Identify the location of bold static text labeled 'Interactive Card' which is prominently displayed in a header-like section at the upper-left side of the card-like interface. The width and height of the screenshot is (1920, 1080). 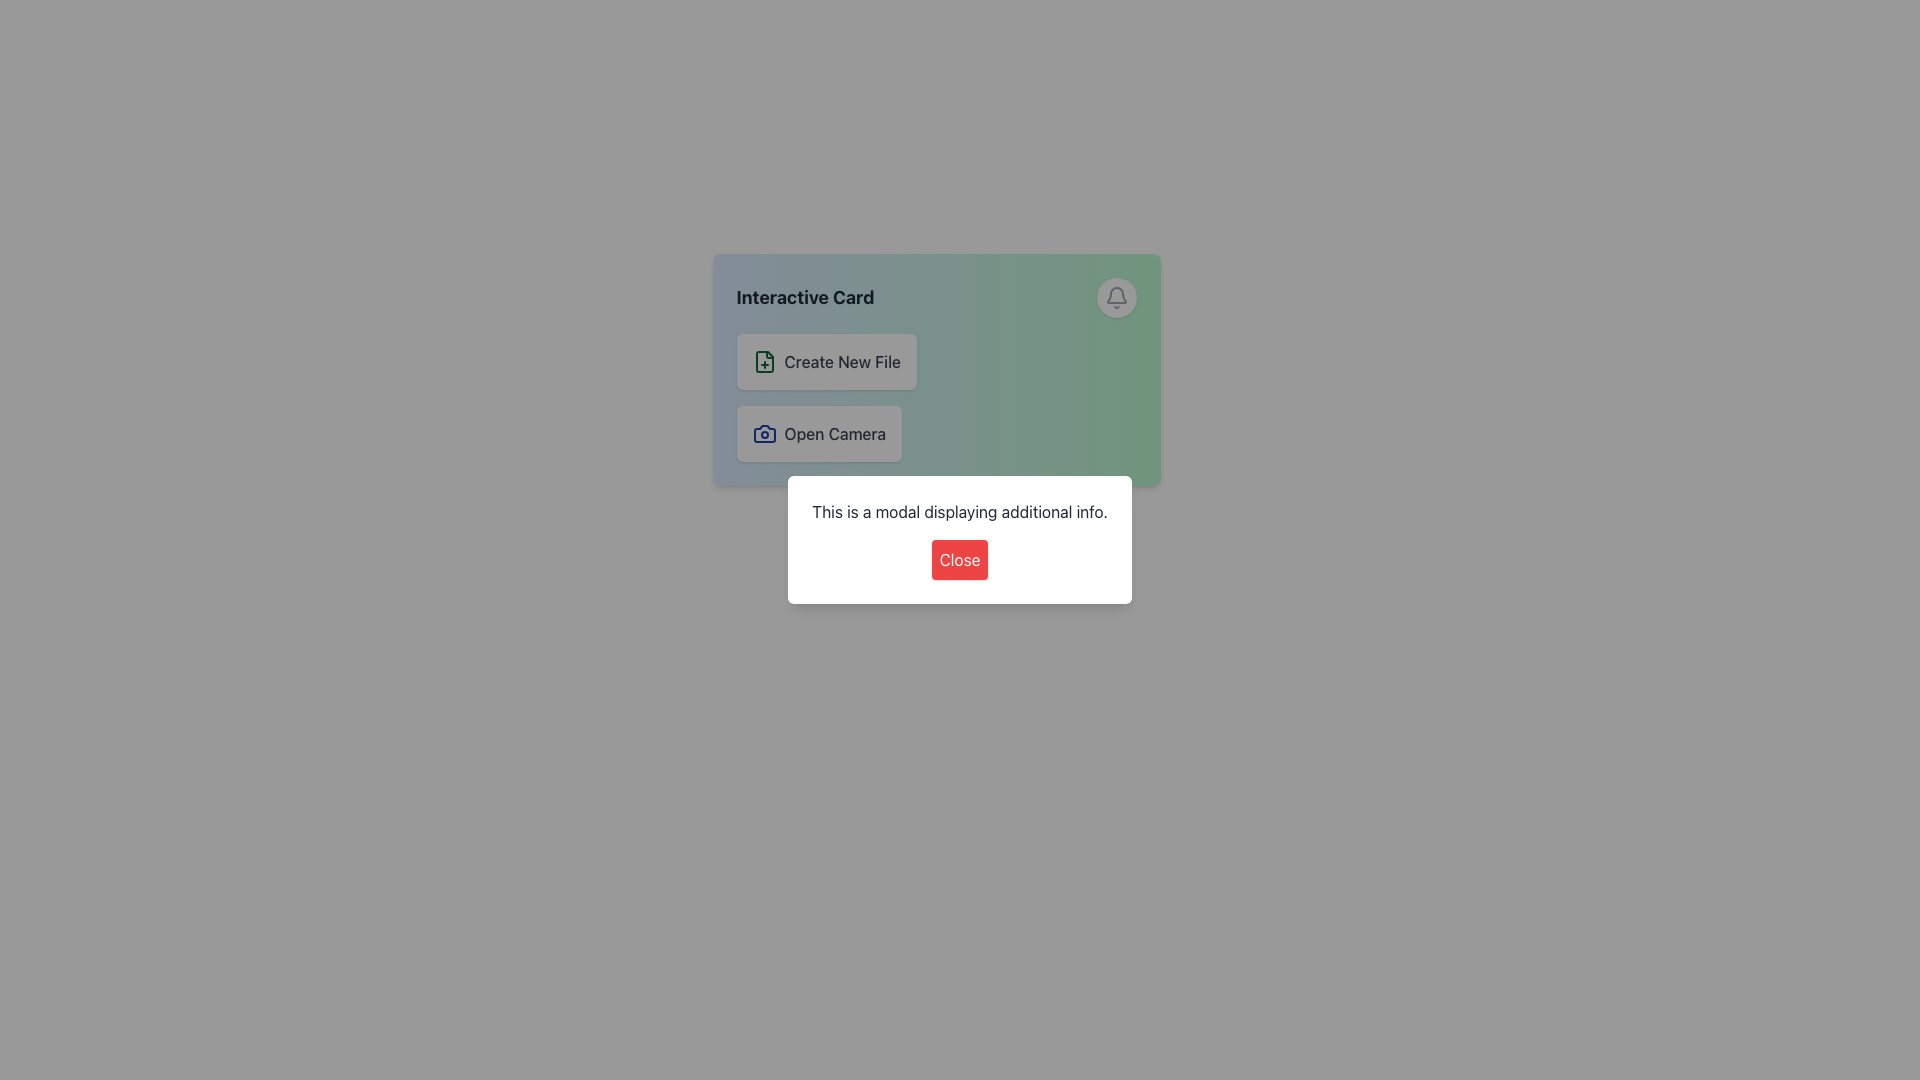
(805, 297).